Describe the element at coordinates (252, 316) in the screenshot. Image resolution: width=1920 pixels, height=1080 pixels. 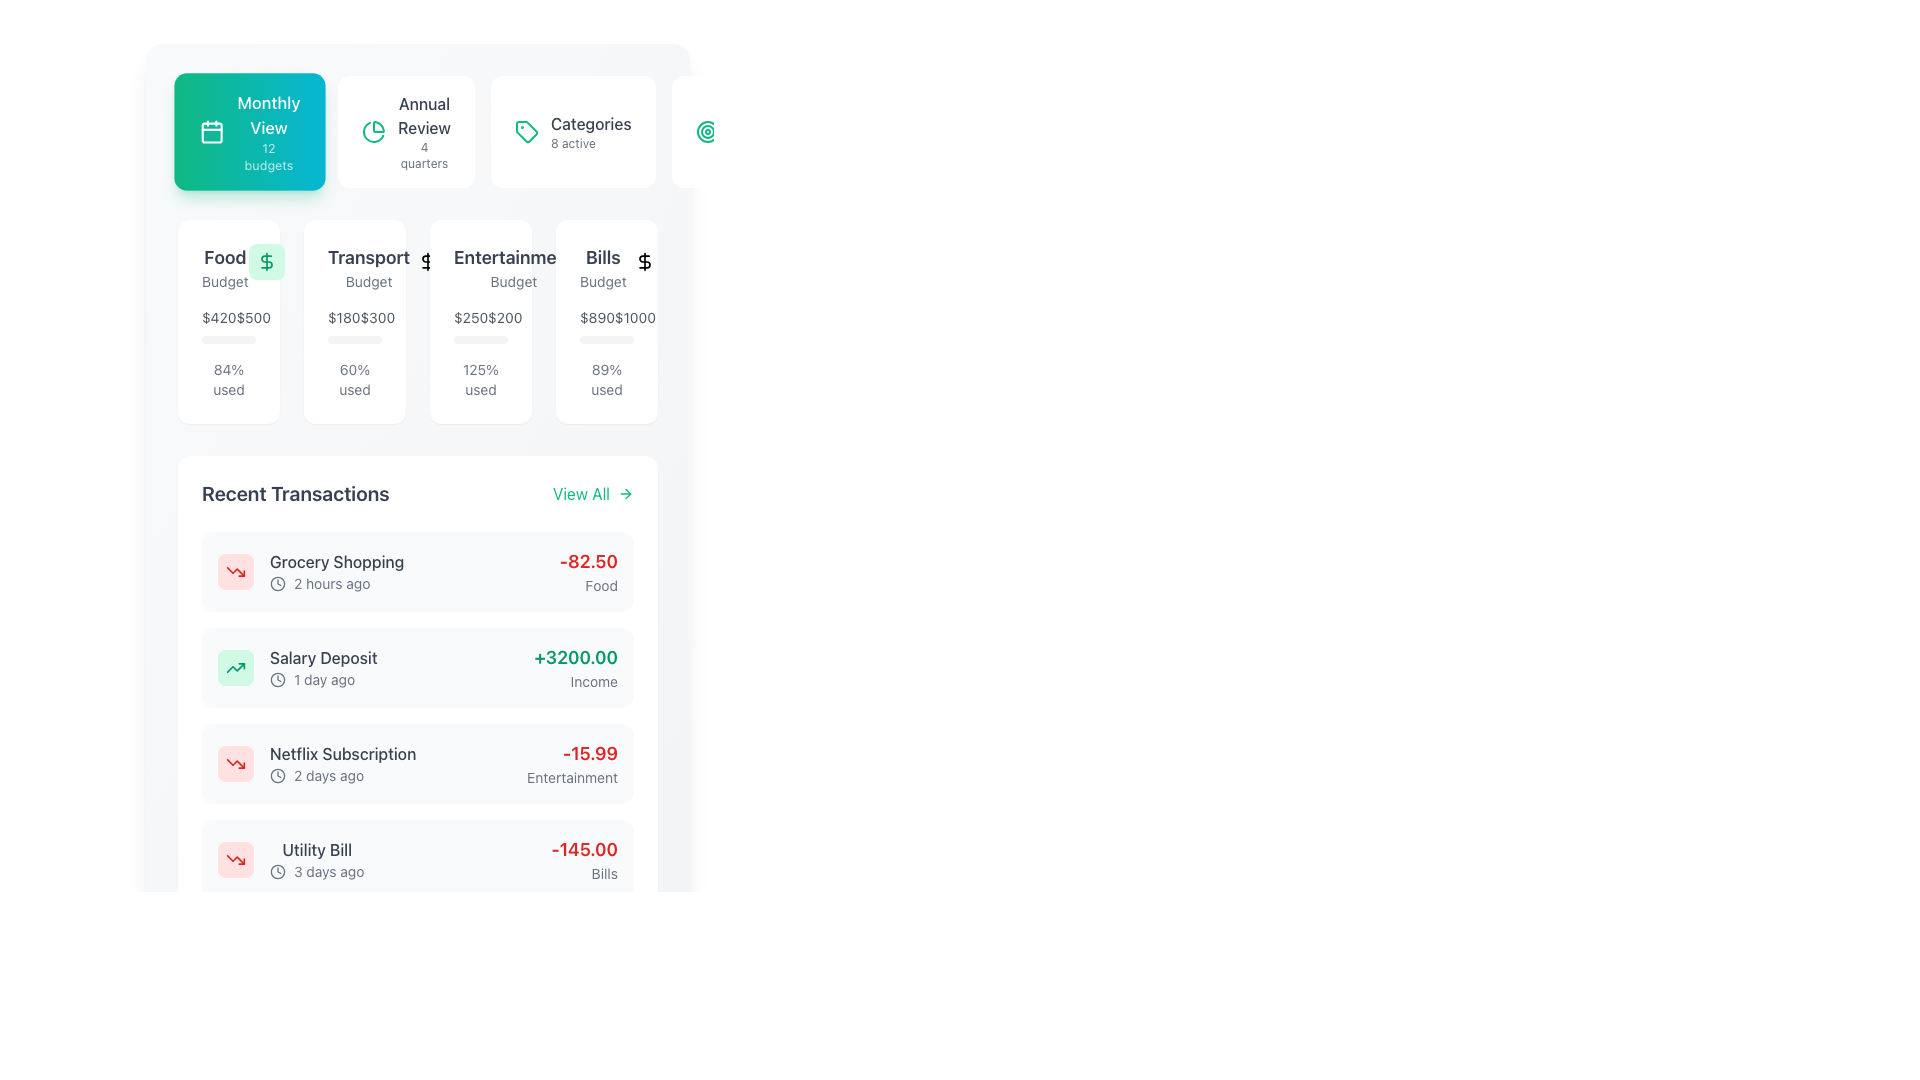
I see `the static text displaying '$500', which is aligned right next to the text '$420' within the 'Food' budget card on the dashboard interface` at that location.